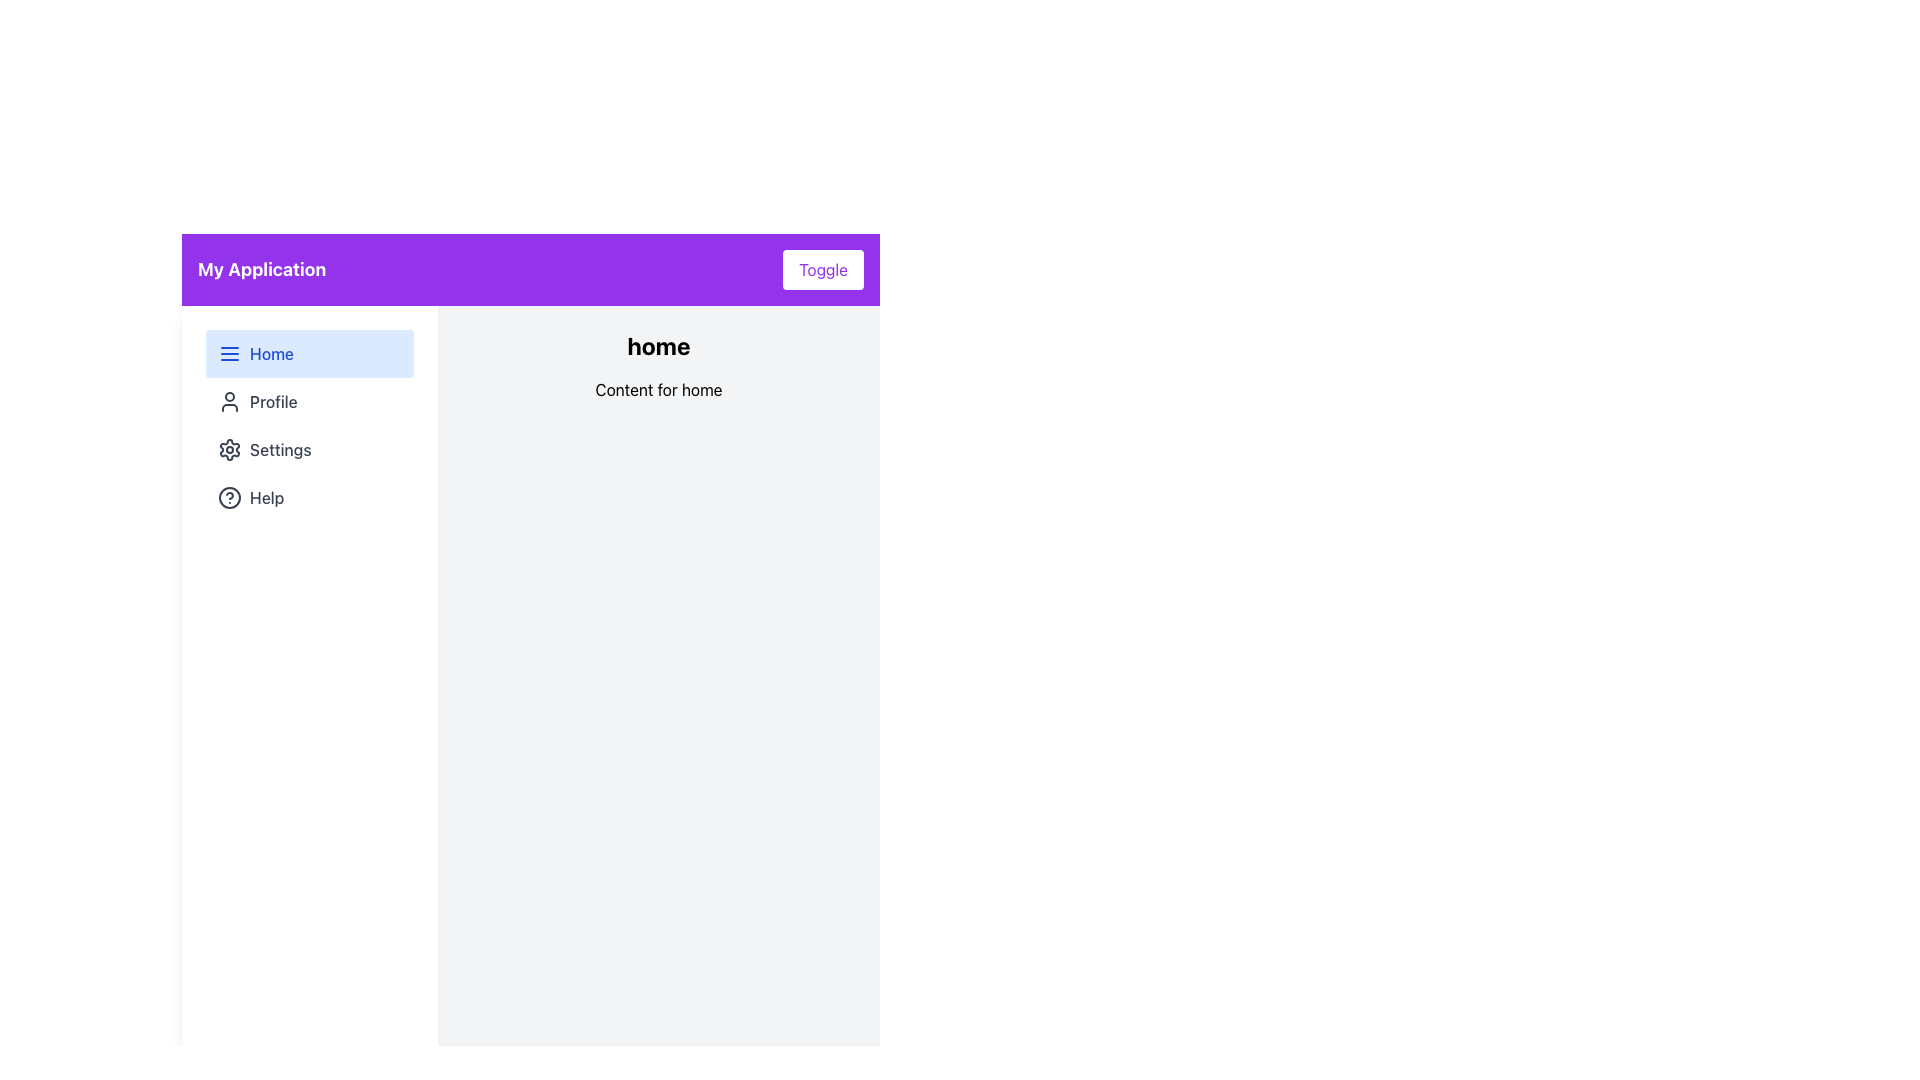 The width and height of the screenshot is (1920, 1080). I want to click on the text label in the sidebar menu that serves as a navigation item for settings, located between 'Profile' and 'Help', so click(279, 450).